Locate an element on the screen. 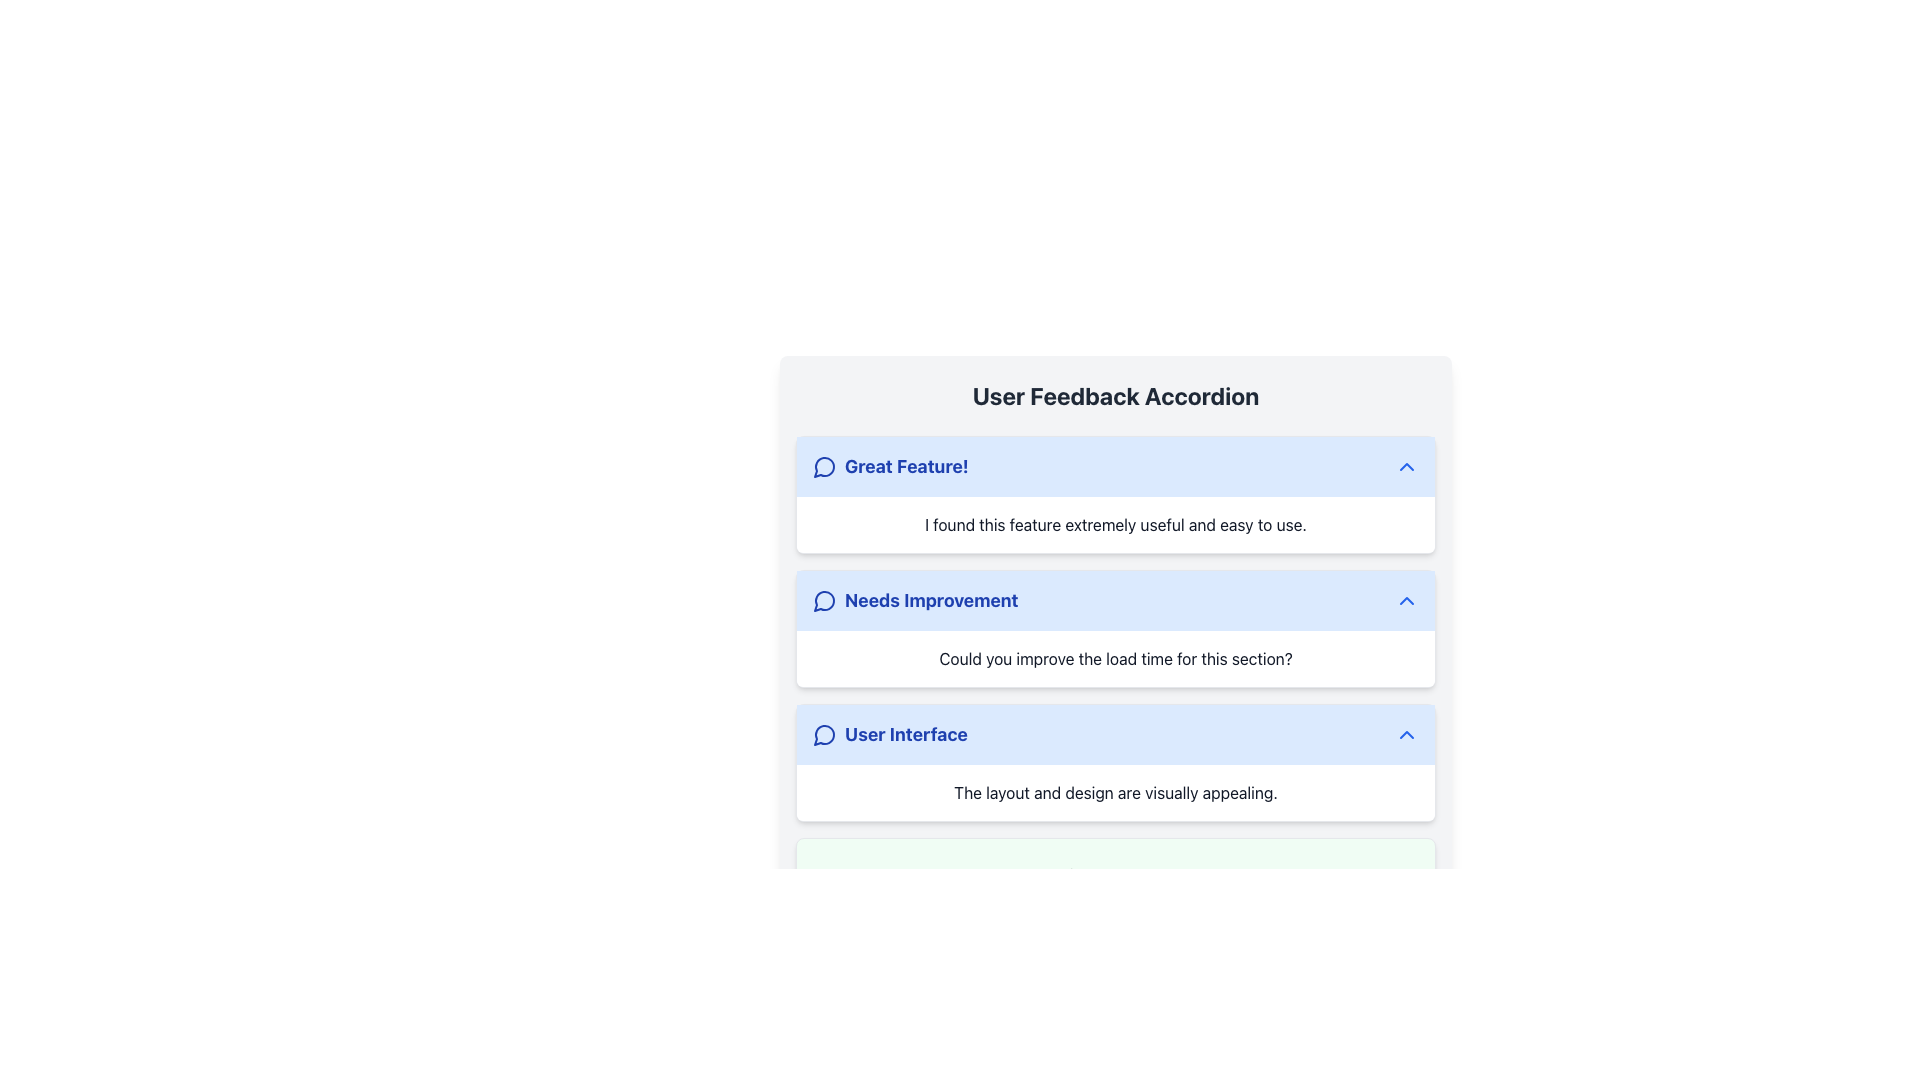 This screenshot has height=1080, width=1920. the leading speech bubble icon with a blue outline located next to the text 'User Interface' in the feedback section list is located at coordinates (825, 735).